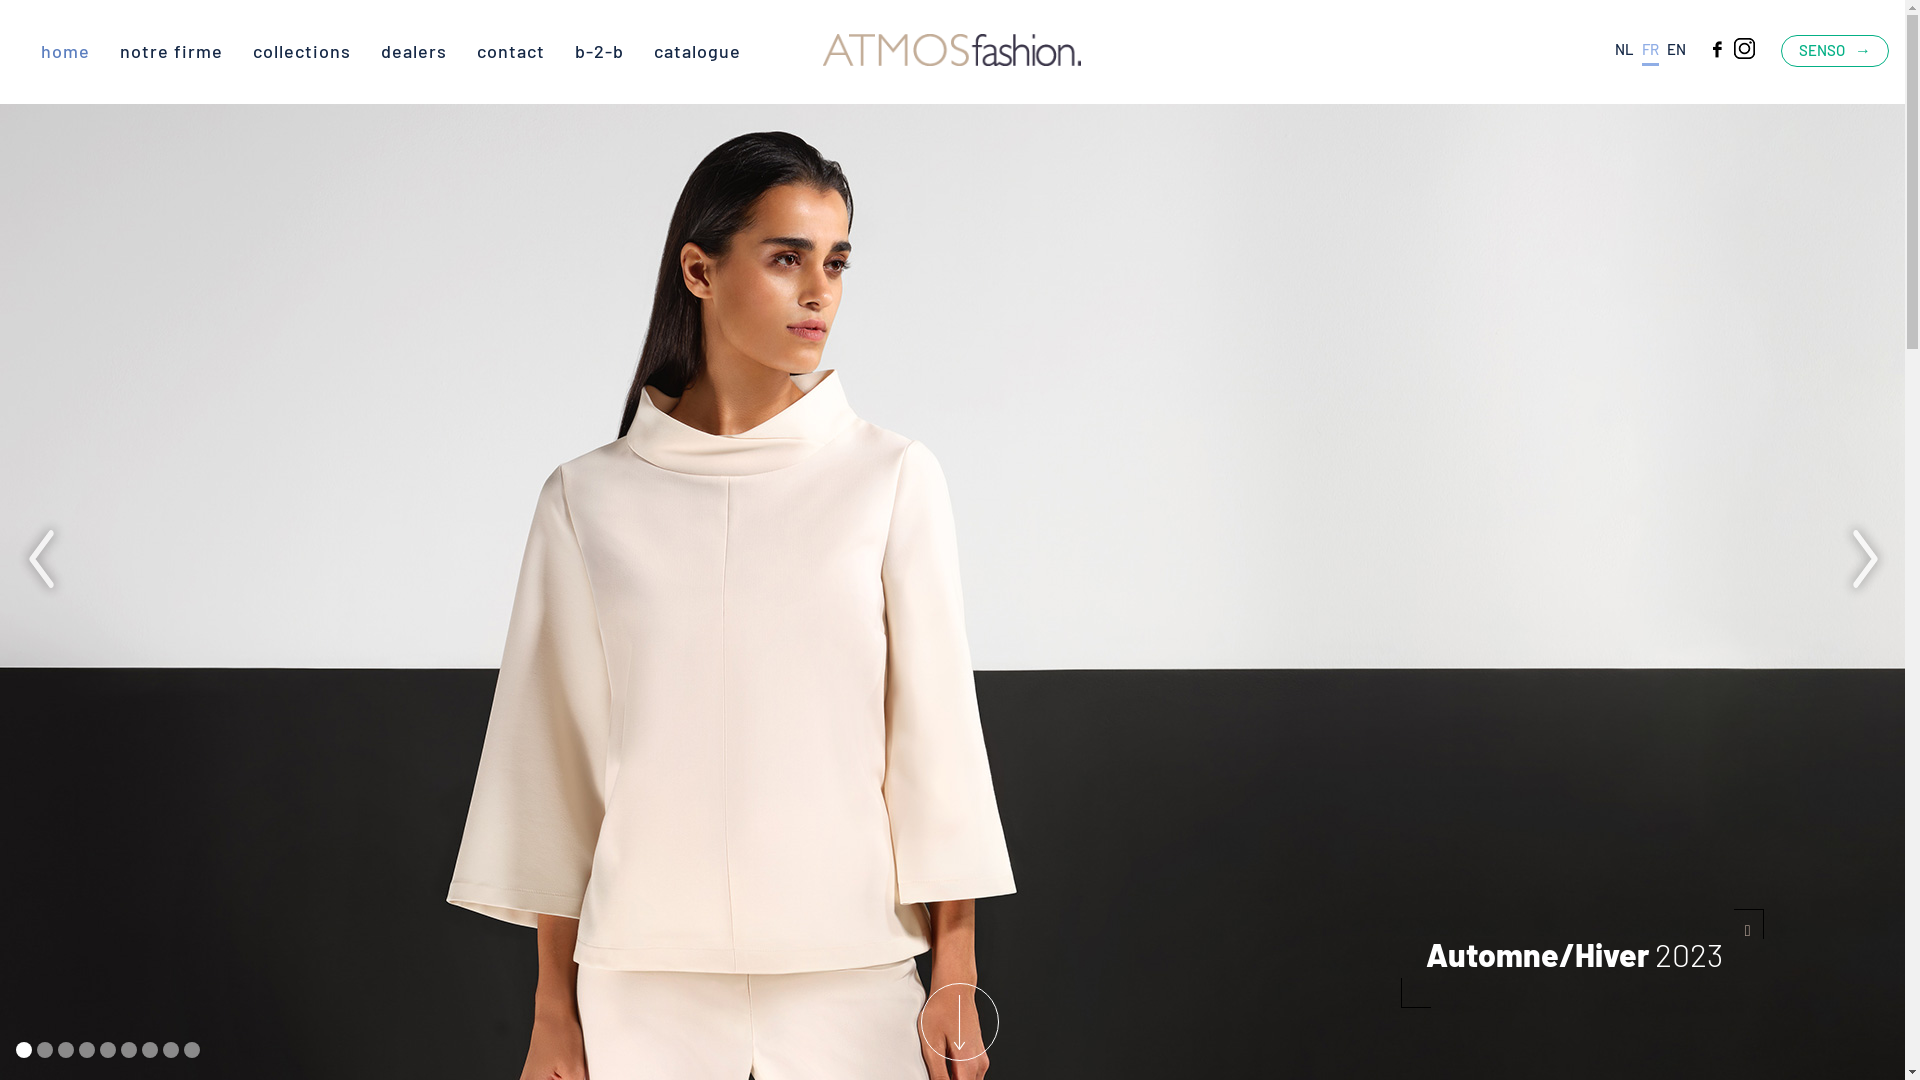 The height and width of the screenshot is (1080, 1920). I want to click on 'b-2-b', so click(598, 49).